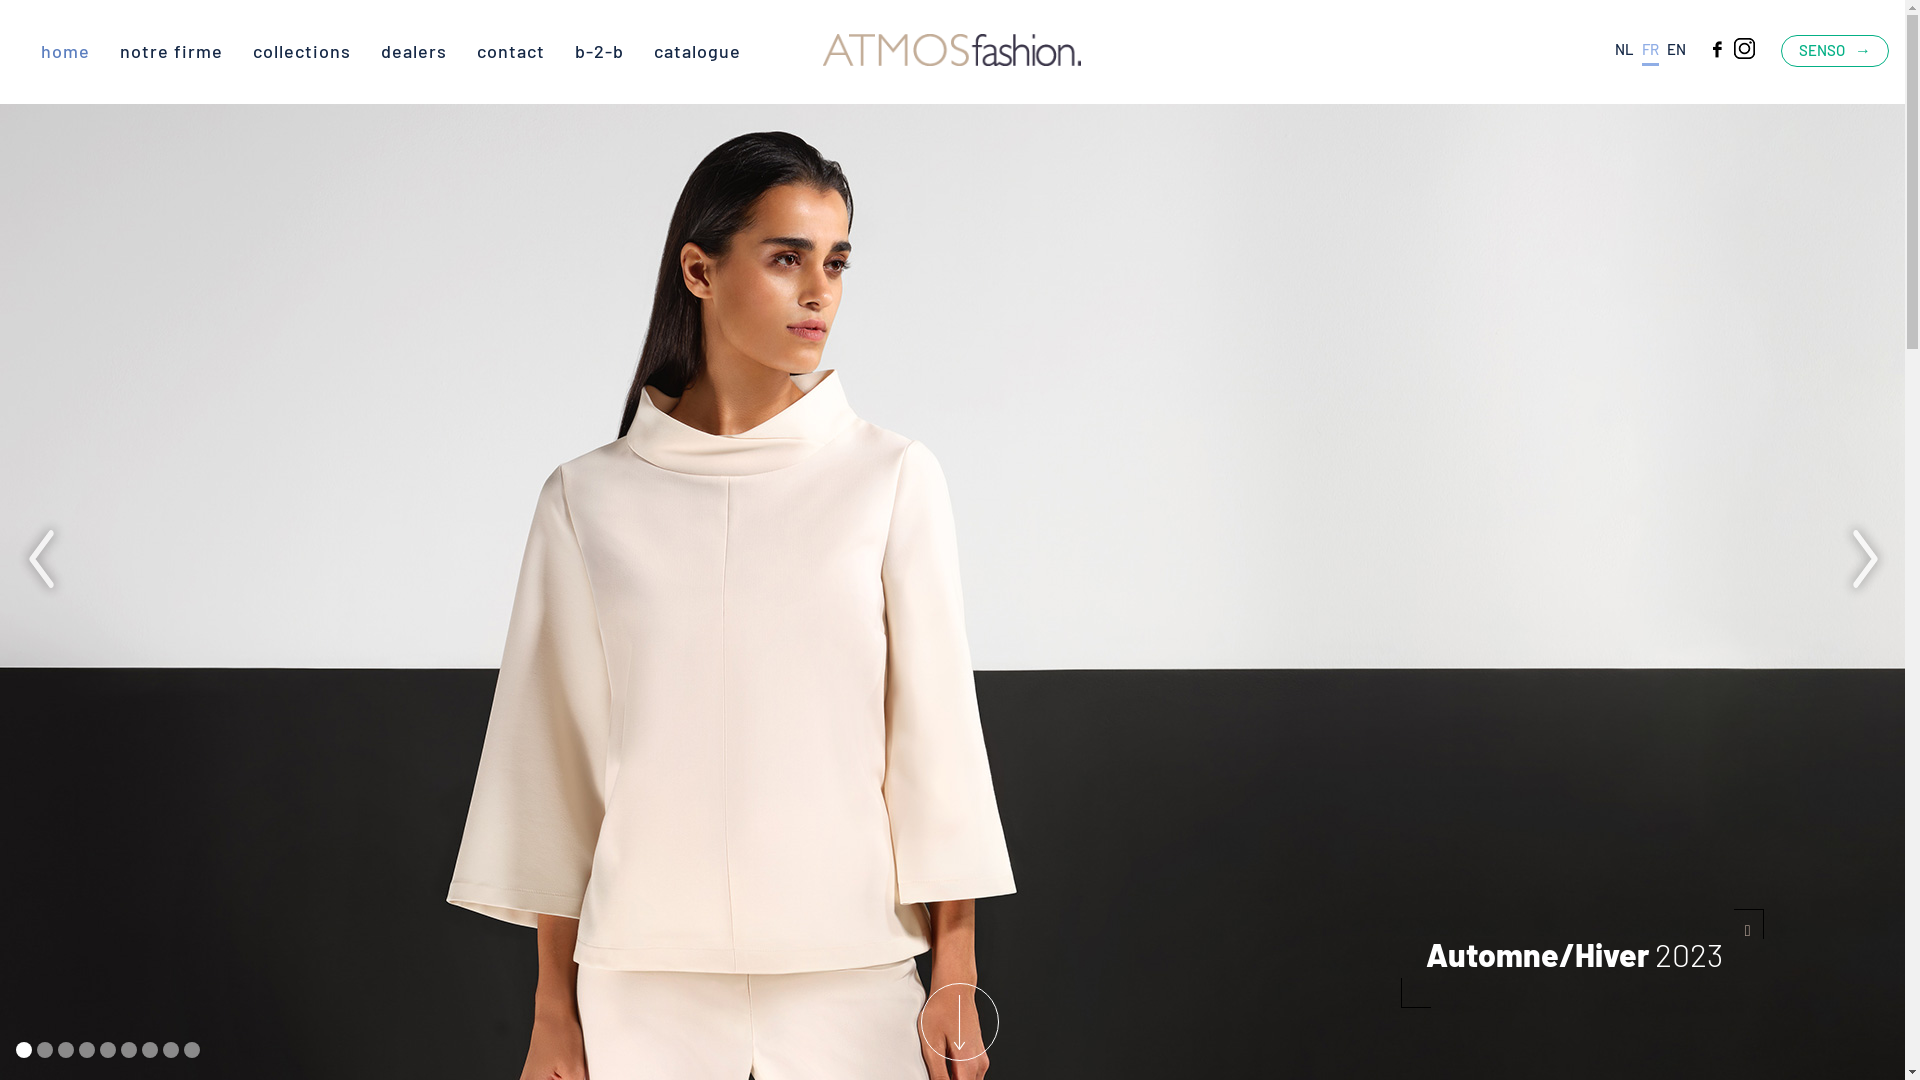 The height and width of the screenshot is (1080, 1920). I want to click on 'b-2-b', so click(598, 49).